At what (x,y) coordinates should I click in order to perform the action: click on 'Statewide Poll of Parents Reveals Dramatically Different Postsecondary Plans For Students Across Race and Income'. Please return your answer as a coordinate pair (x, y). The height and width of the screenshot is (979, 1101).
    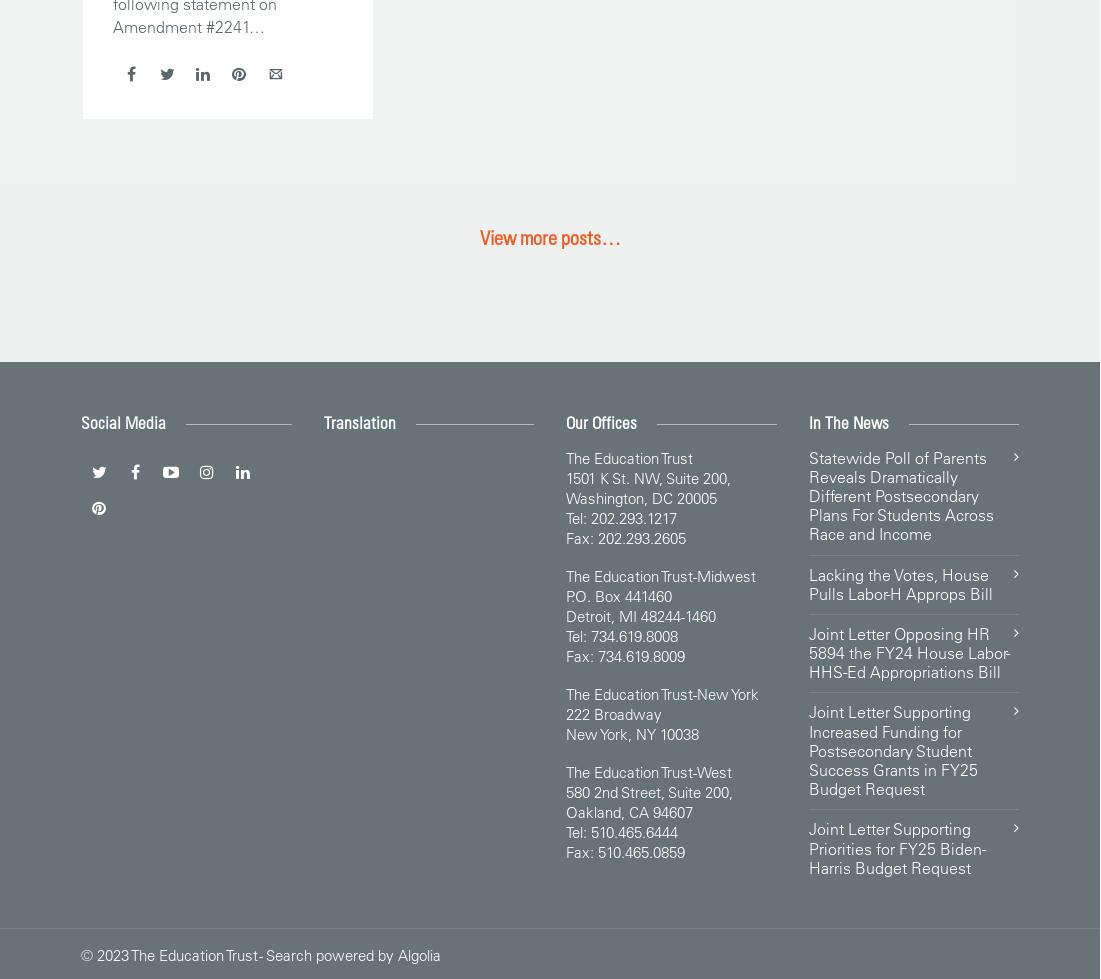
    Looking at the image, I should click on (899, 494).